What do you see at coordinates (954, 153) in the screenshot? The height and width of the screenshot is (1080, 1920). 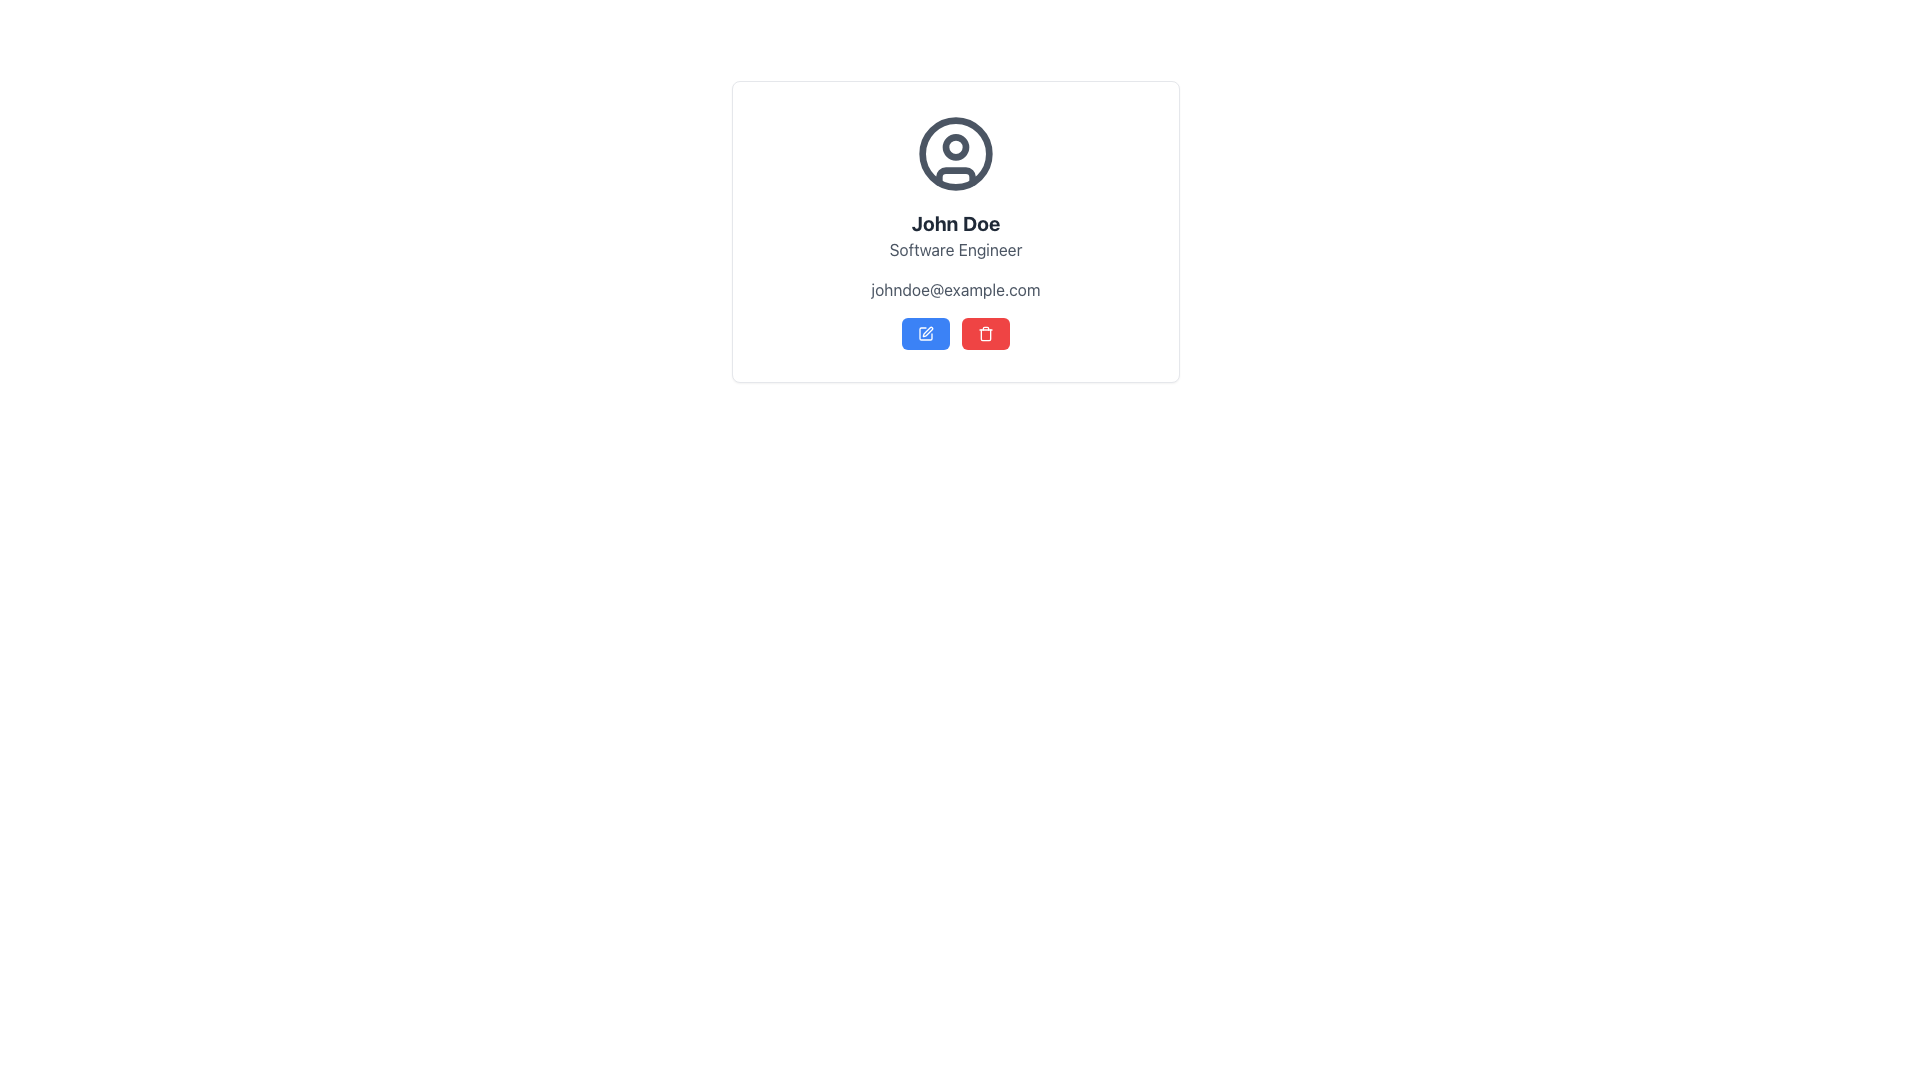 I see `the SVG Circle which is the innermost element of a user icon, featuring a white center and dark gray border, located at the top of a user profile card` at bounding box center [954, 153].